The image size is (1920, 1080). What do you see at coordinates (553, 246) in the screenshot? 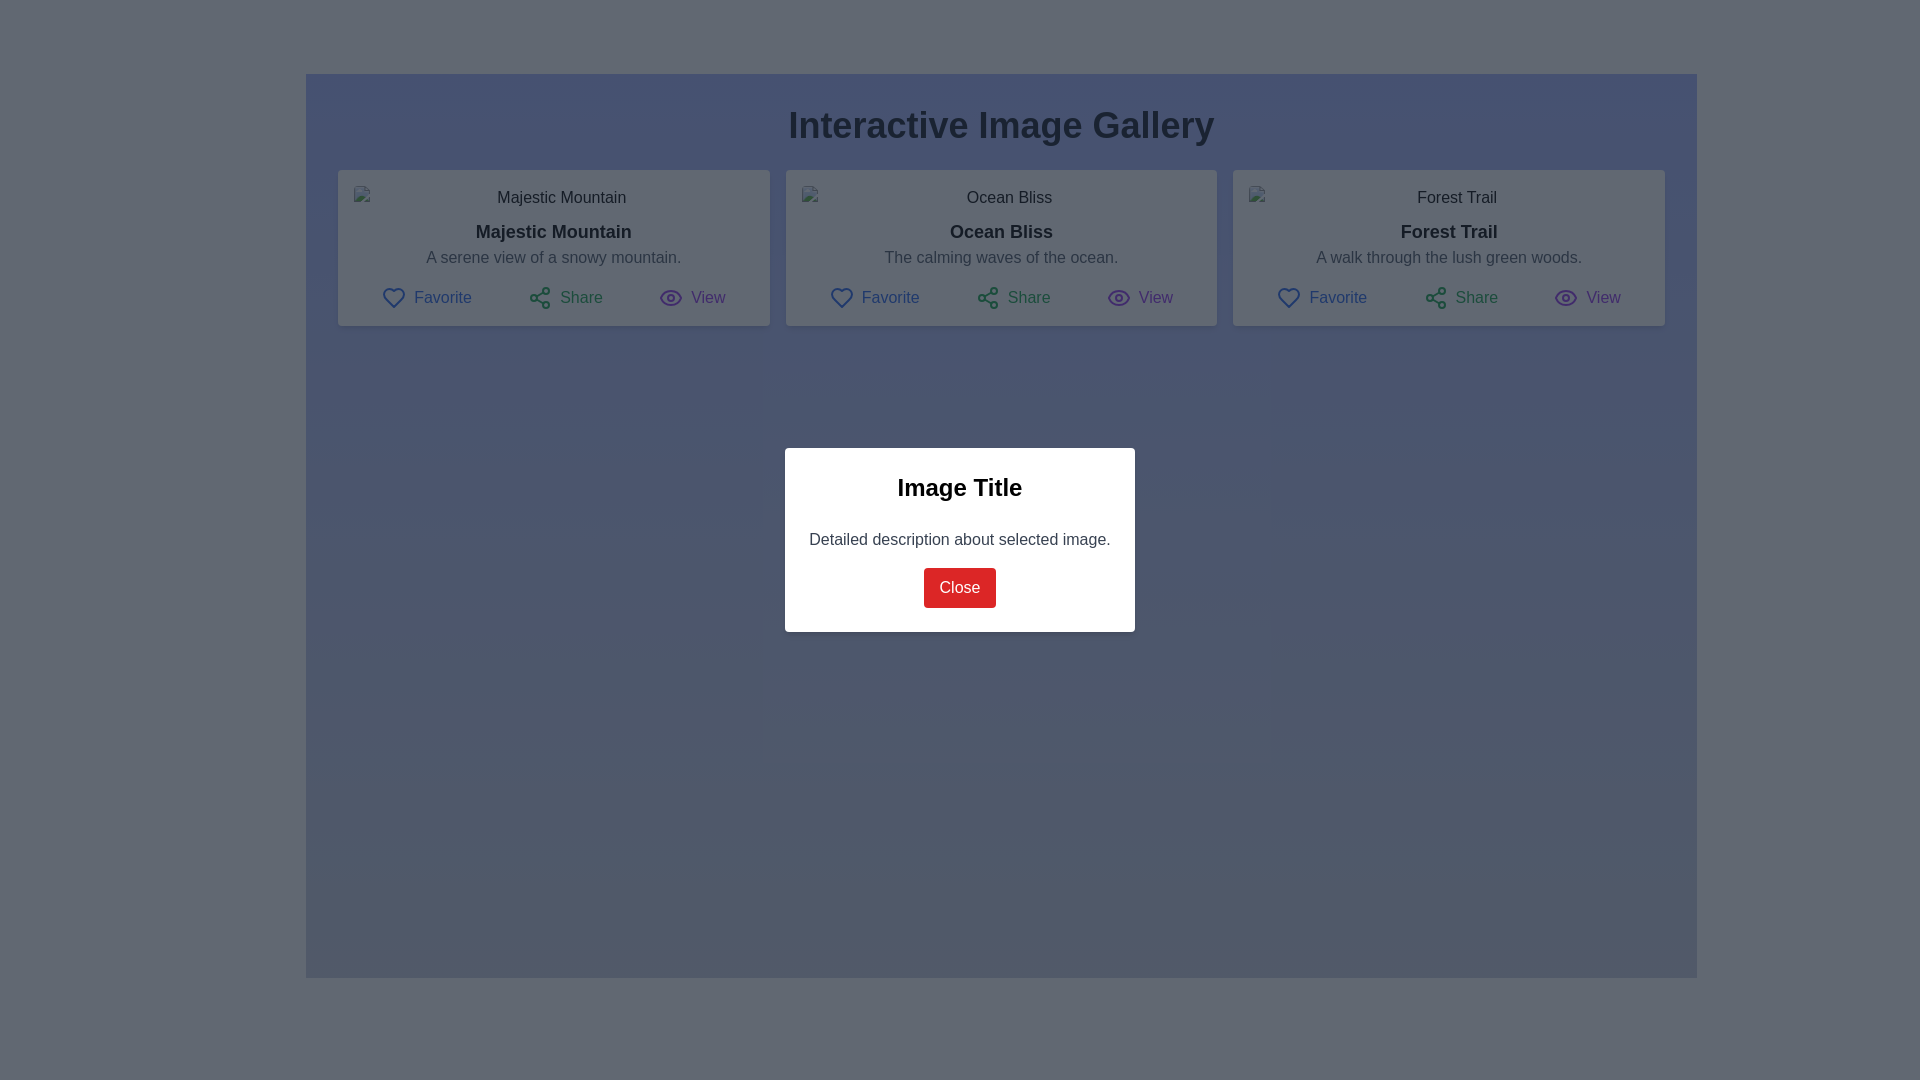
I see `the first Interactive Card in the grid layout, which has a white background, rounded corners, and contains buttons labeled 'Favorite', 'Share', and 'View'` at bounding box center [553, 246].